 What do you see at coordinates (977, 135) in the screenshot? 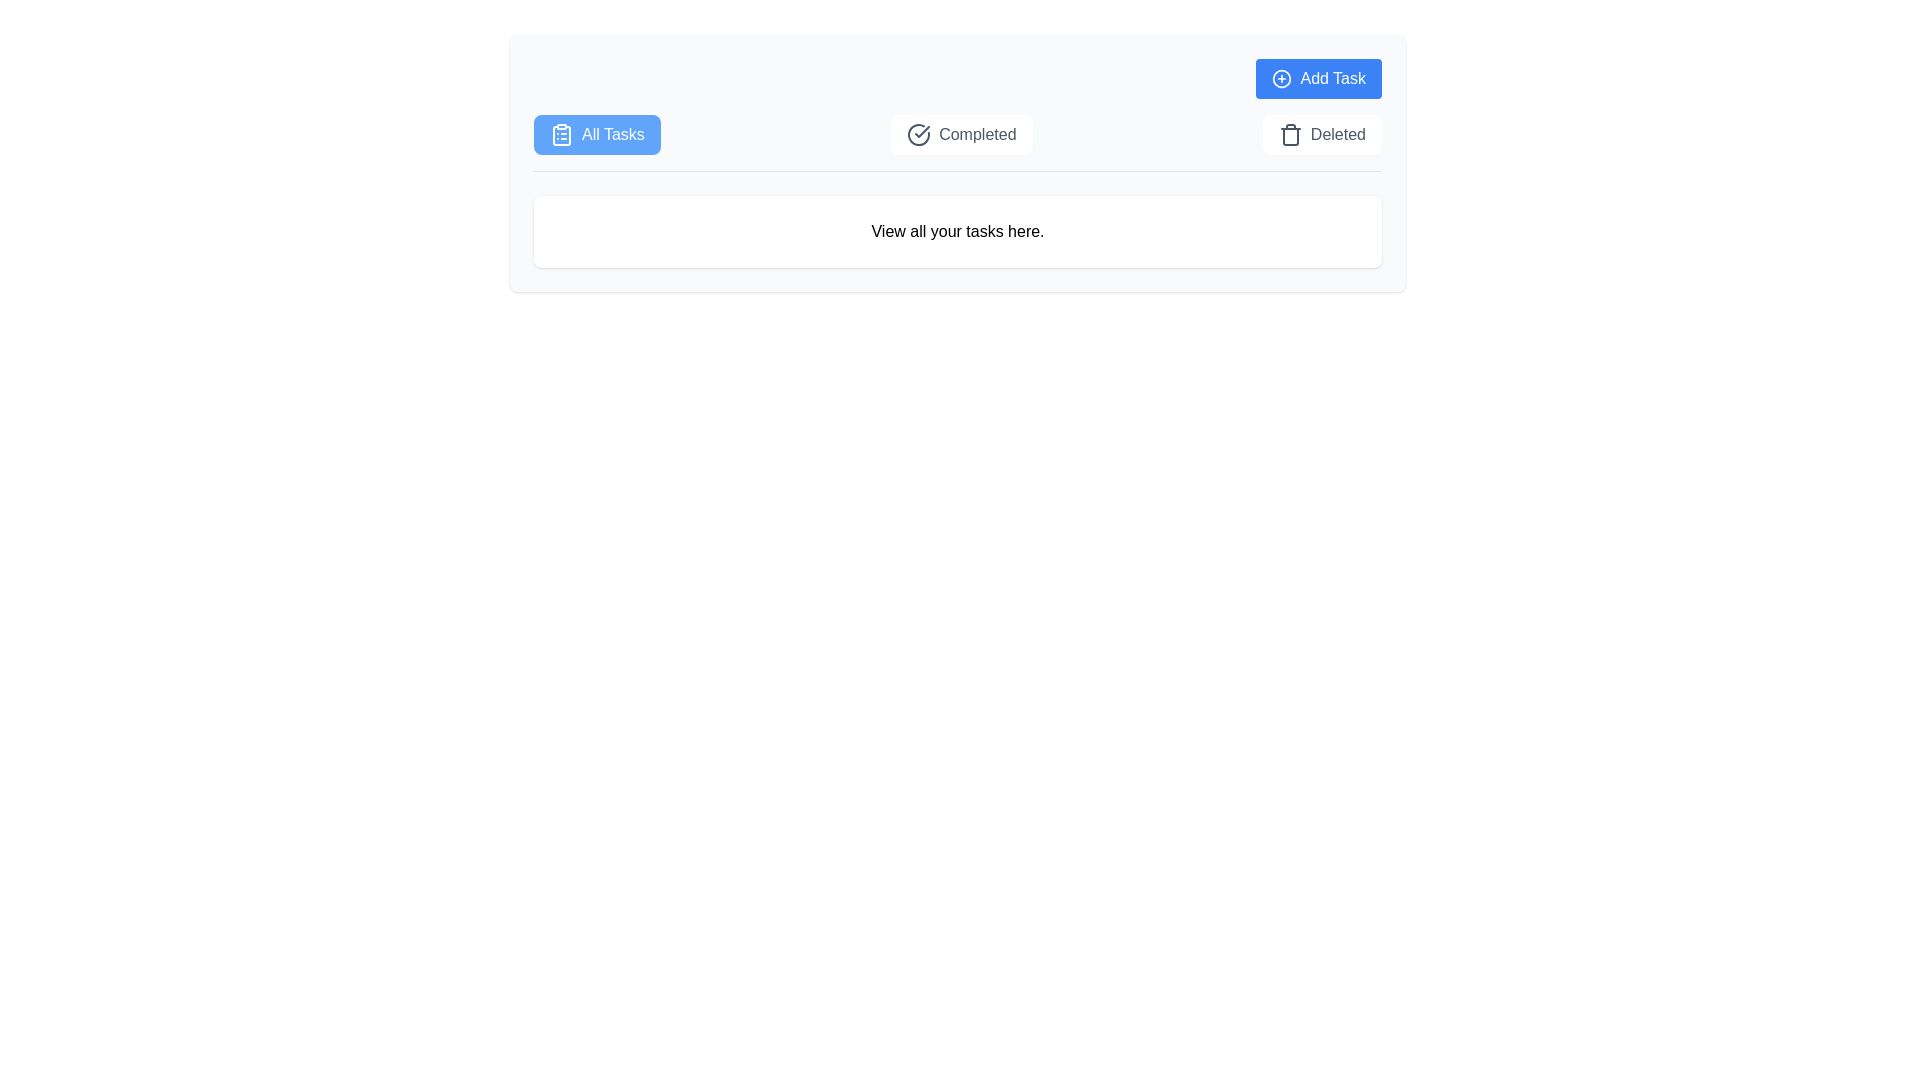
I see `the text label reading 'Completed', which is part of a button-like interface element with a white background, located to the right of a circular icon with a check mark` at bounding box center [977, 135].